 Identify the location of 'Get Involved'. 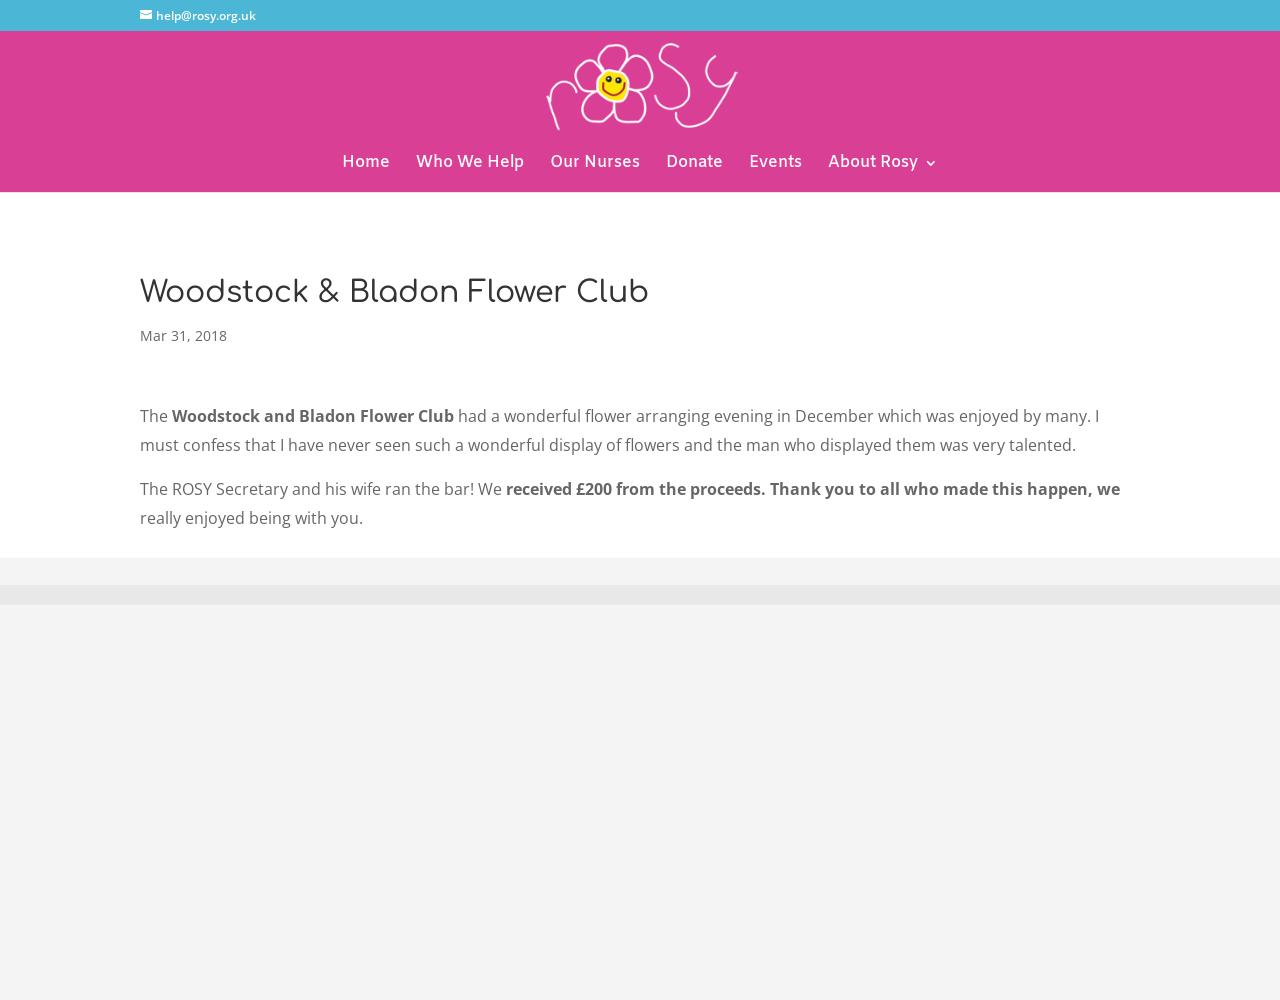
(867, 274).